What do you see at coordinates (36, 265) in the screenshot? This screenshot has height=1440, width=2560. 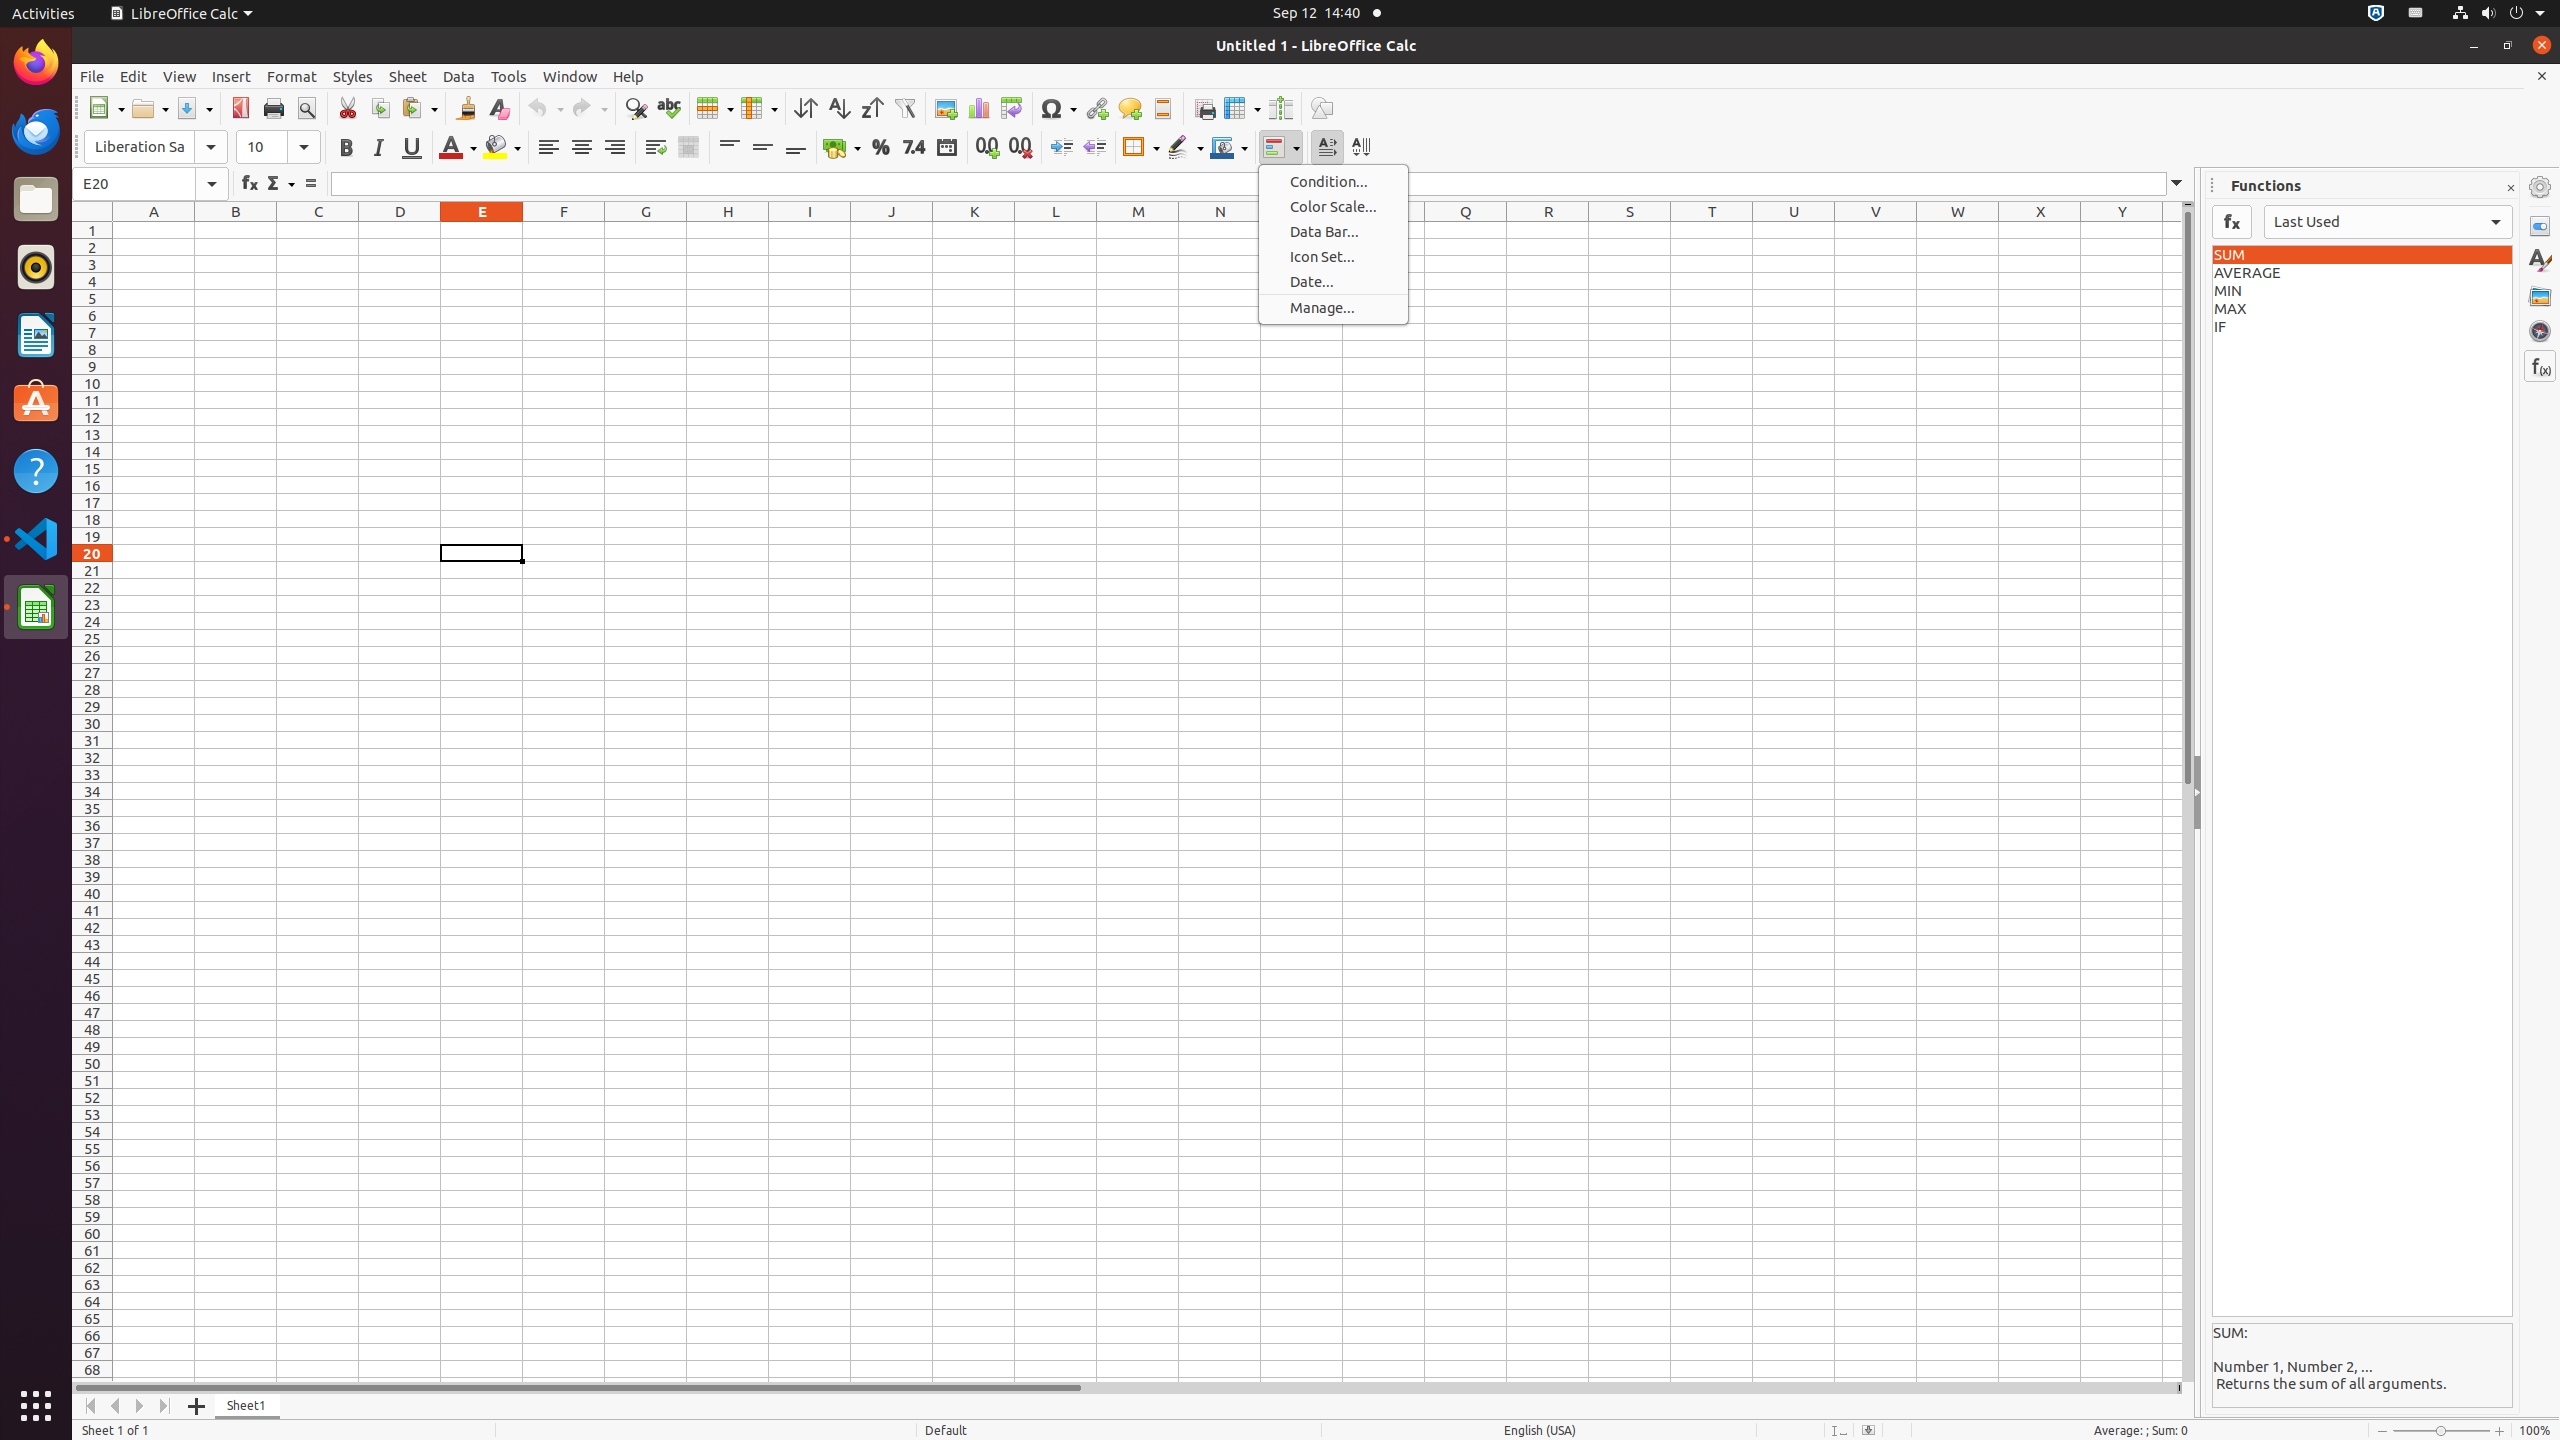 I see `'Rhythmbox'` at bounding box center [36, 265].